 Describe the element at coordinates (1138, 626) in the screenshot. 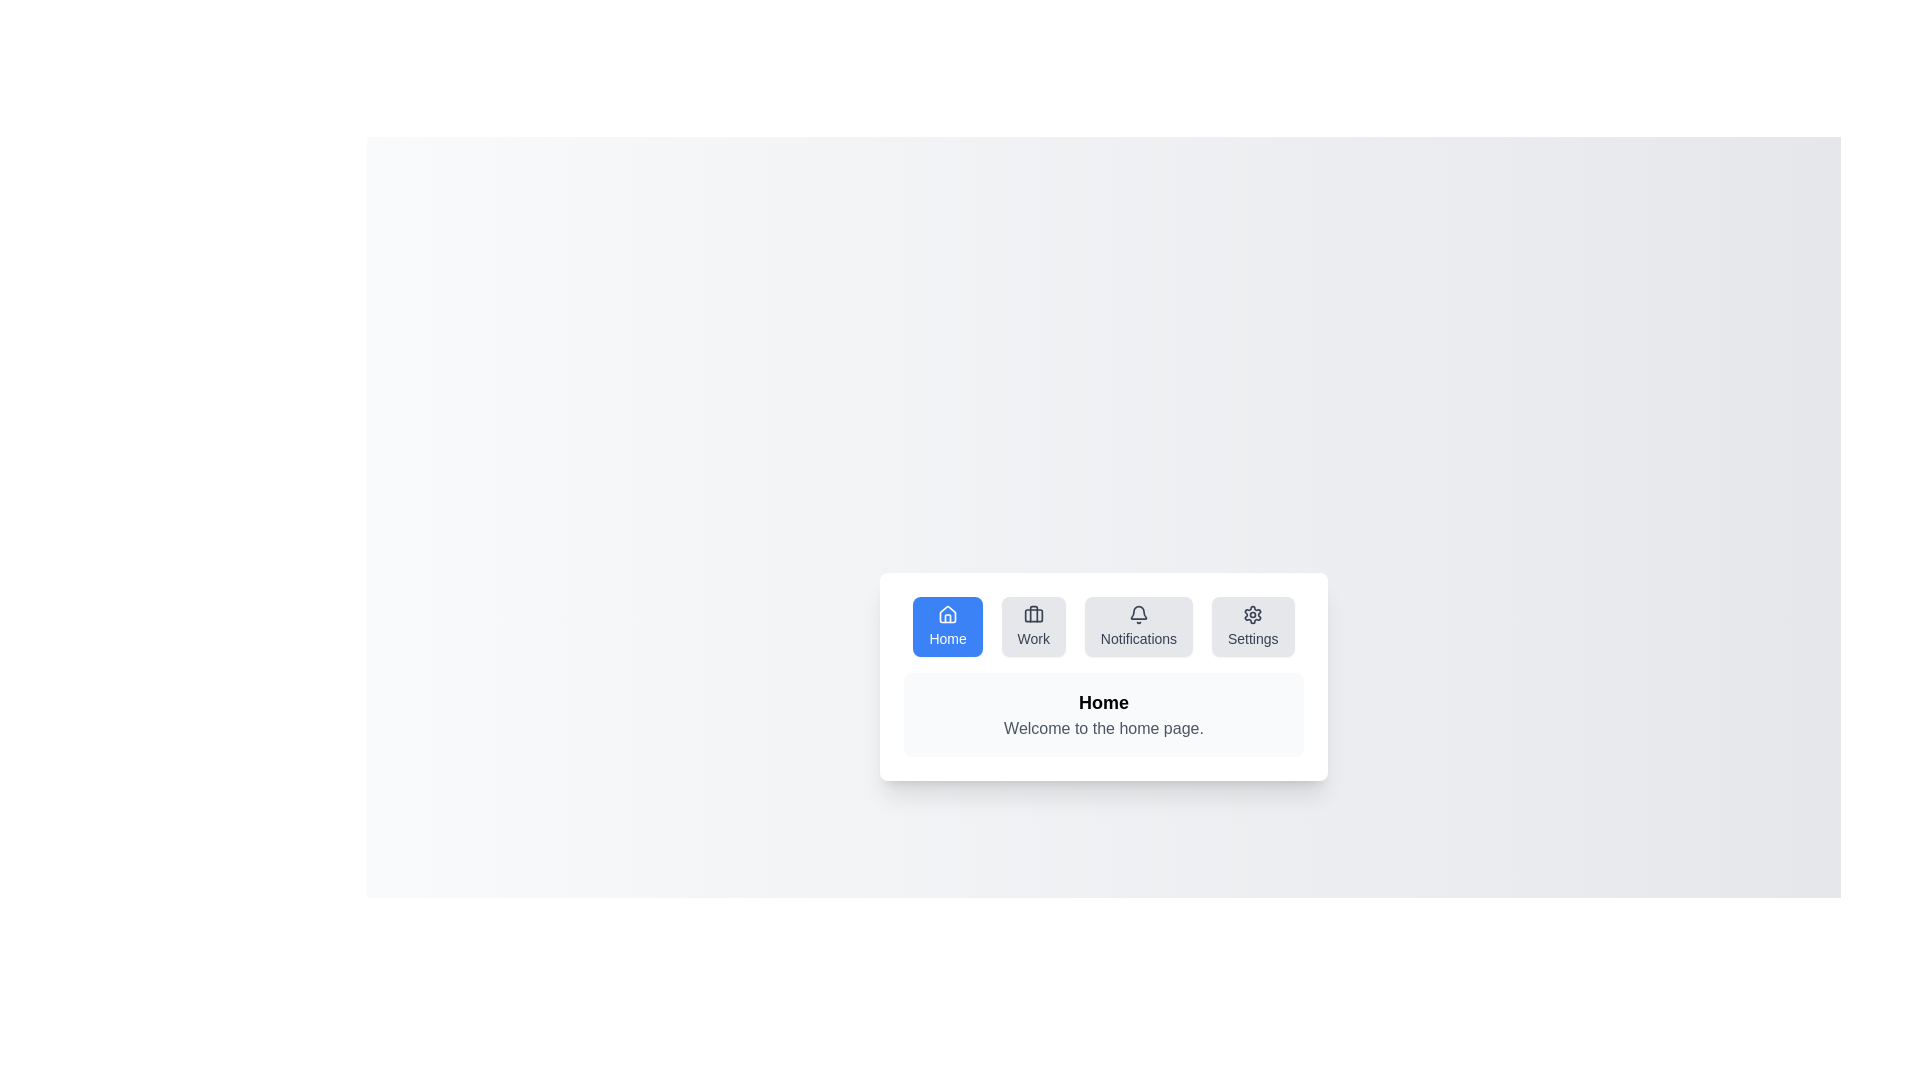

I see `the 'Notifications' button, which is a light grey rectangular button with rounded corners featuring a bell icon and dark grey text, positioned third in a group of four buttons` at that location.